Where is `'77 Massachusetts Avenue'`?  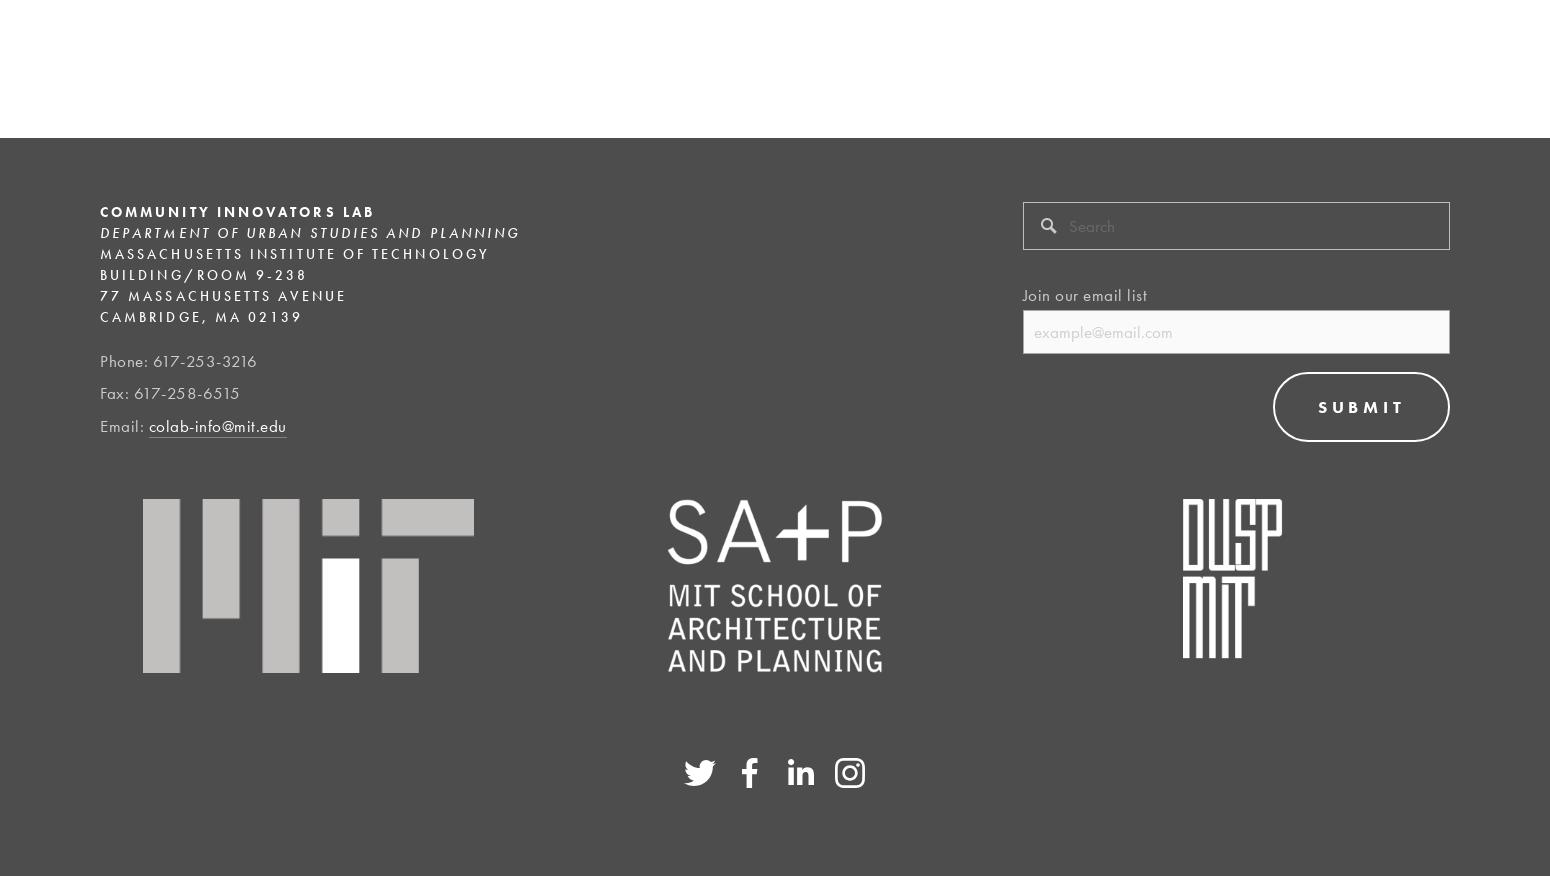
'77 Massachusetts Avenue' is located at coordinates (222, 295).